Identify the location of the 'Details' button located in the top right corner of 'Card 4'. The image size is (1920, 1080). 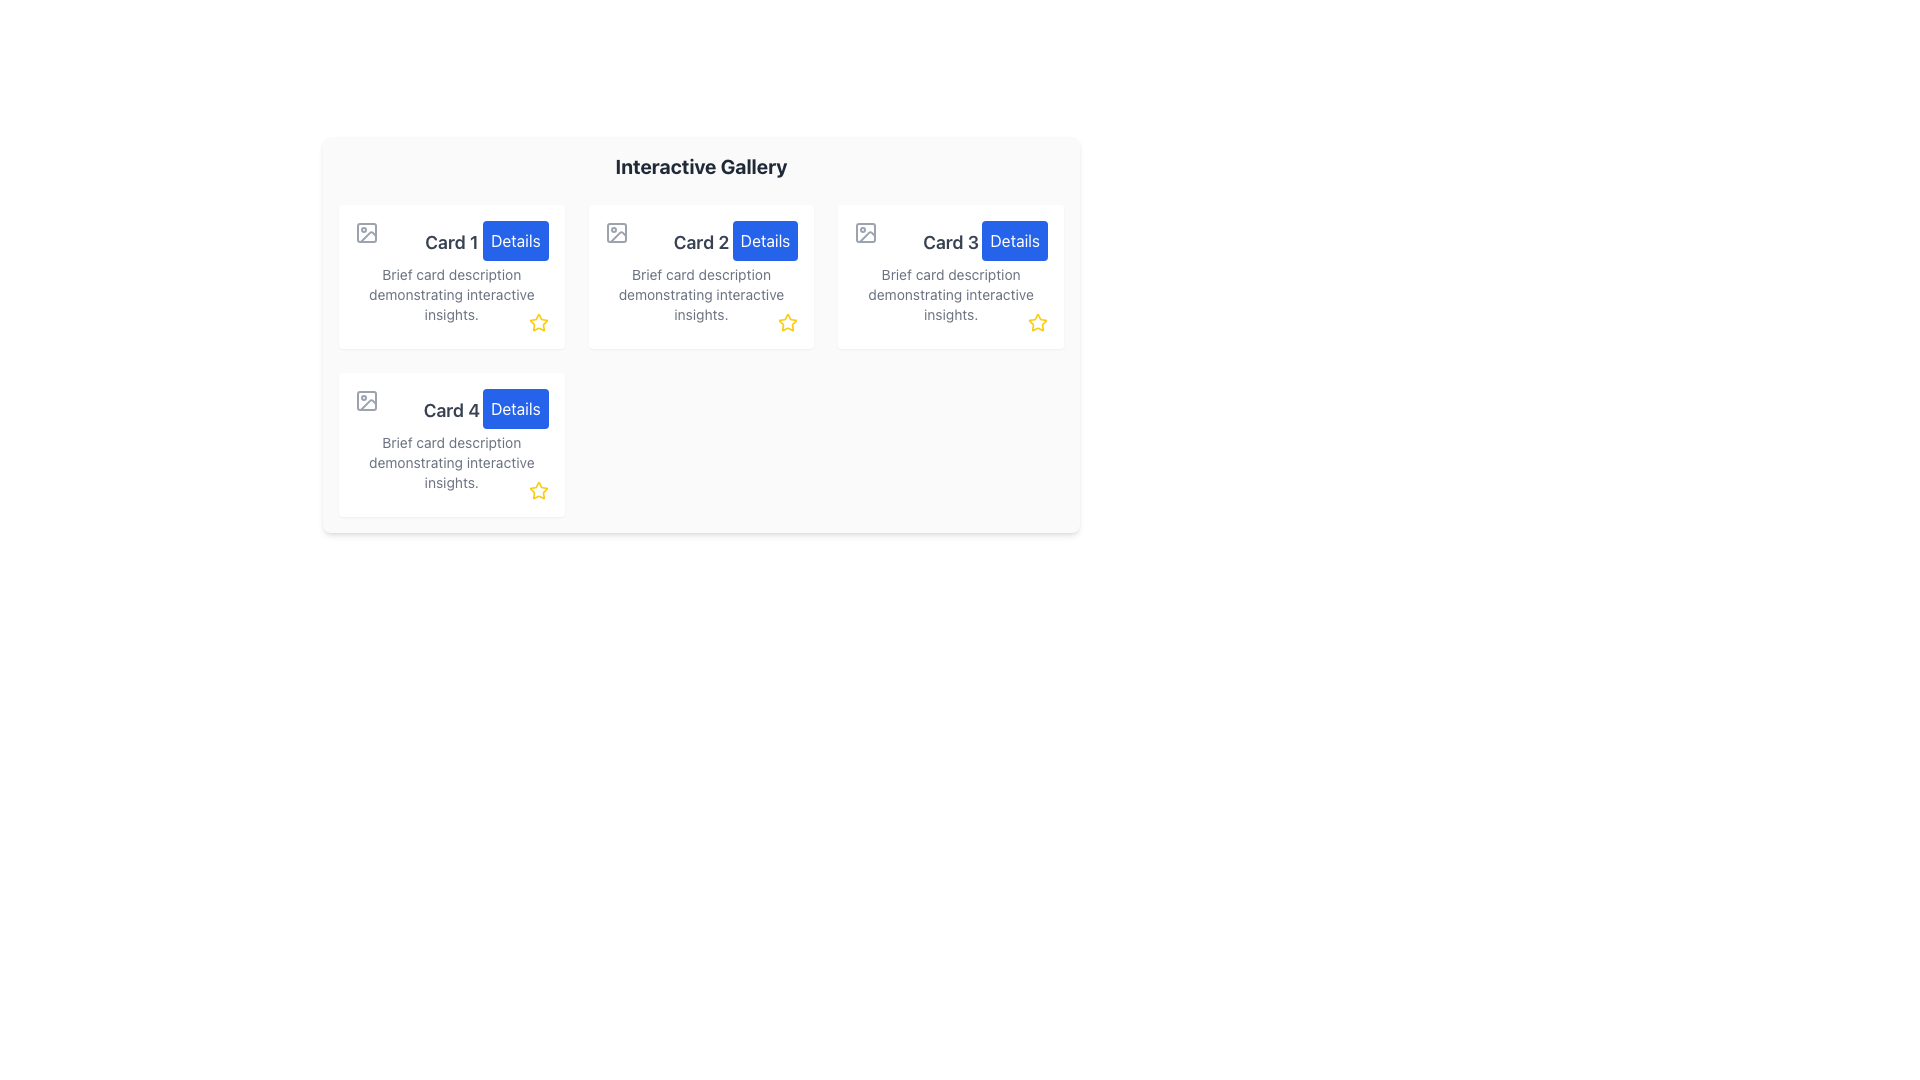
(515, 407).